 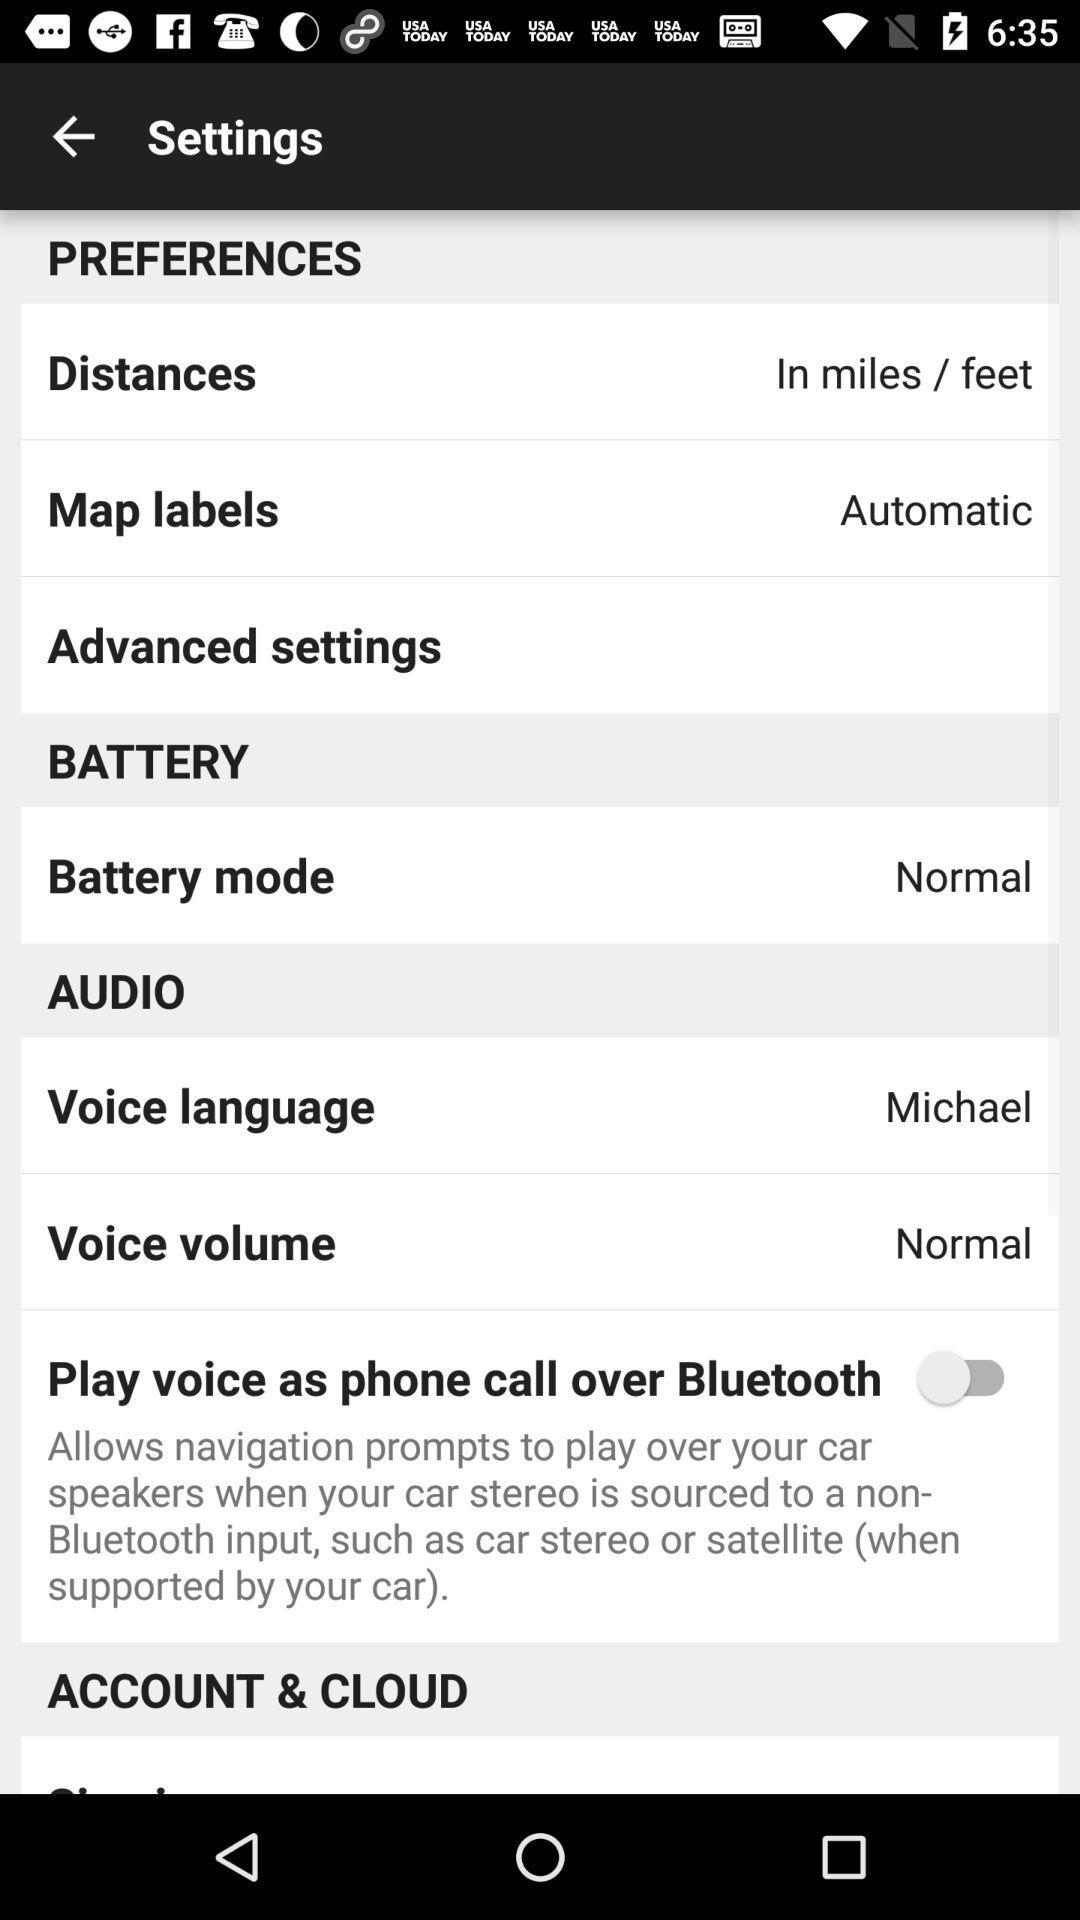 I want to click on icon above advanced settings item, so click(x=162, y=508).